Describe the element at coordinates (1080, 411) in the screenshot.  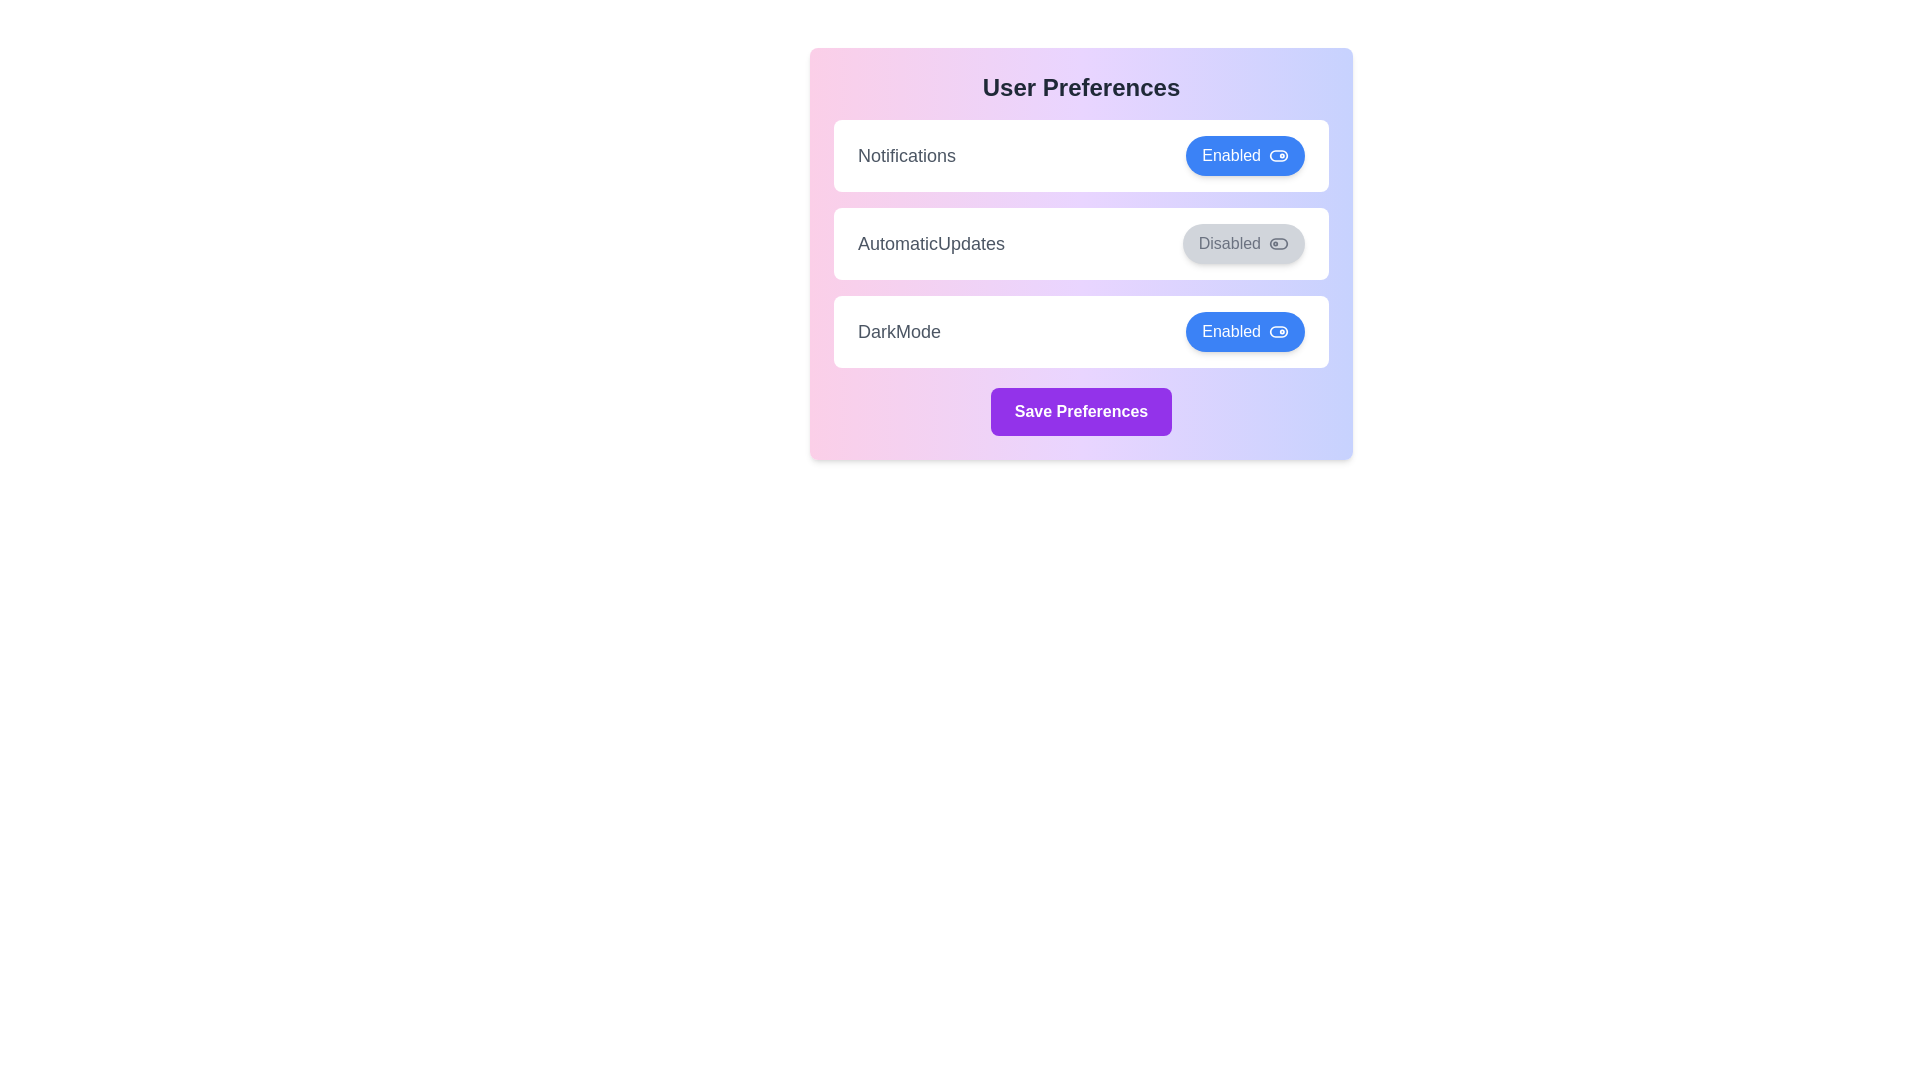
I see `the 'Save Preferences' button` at that location.